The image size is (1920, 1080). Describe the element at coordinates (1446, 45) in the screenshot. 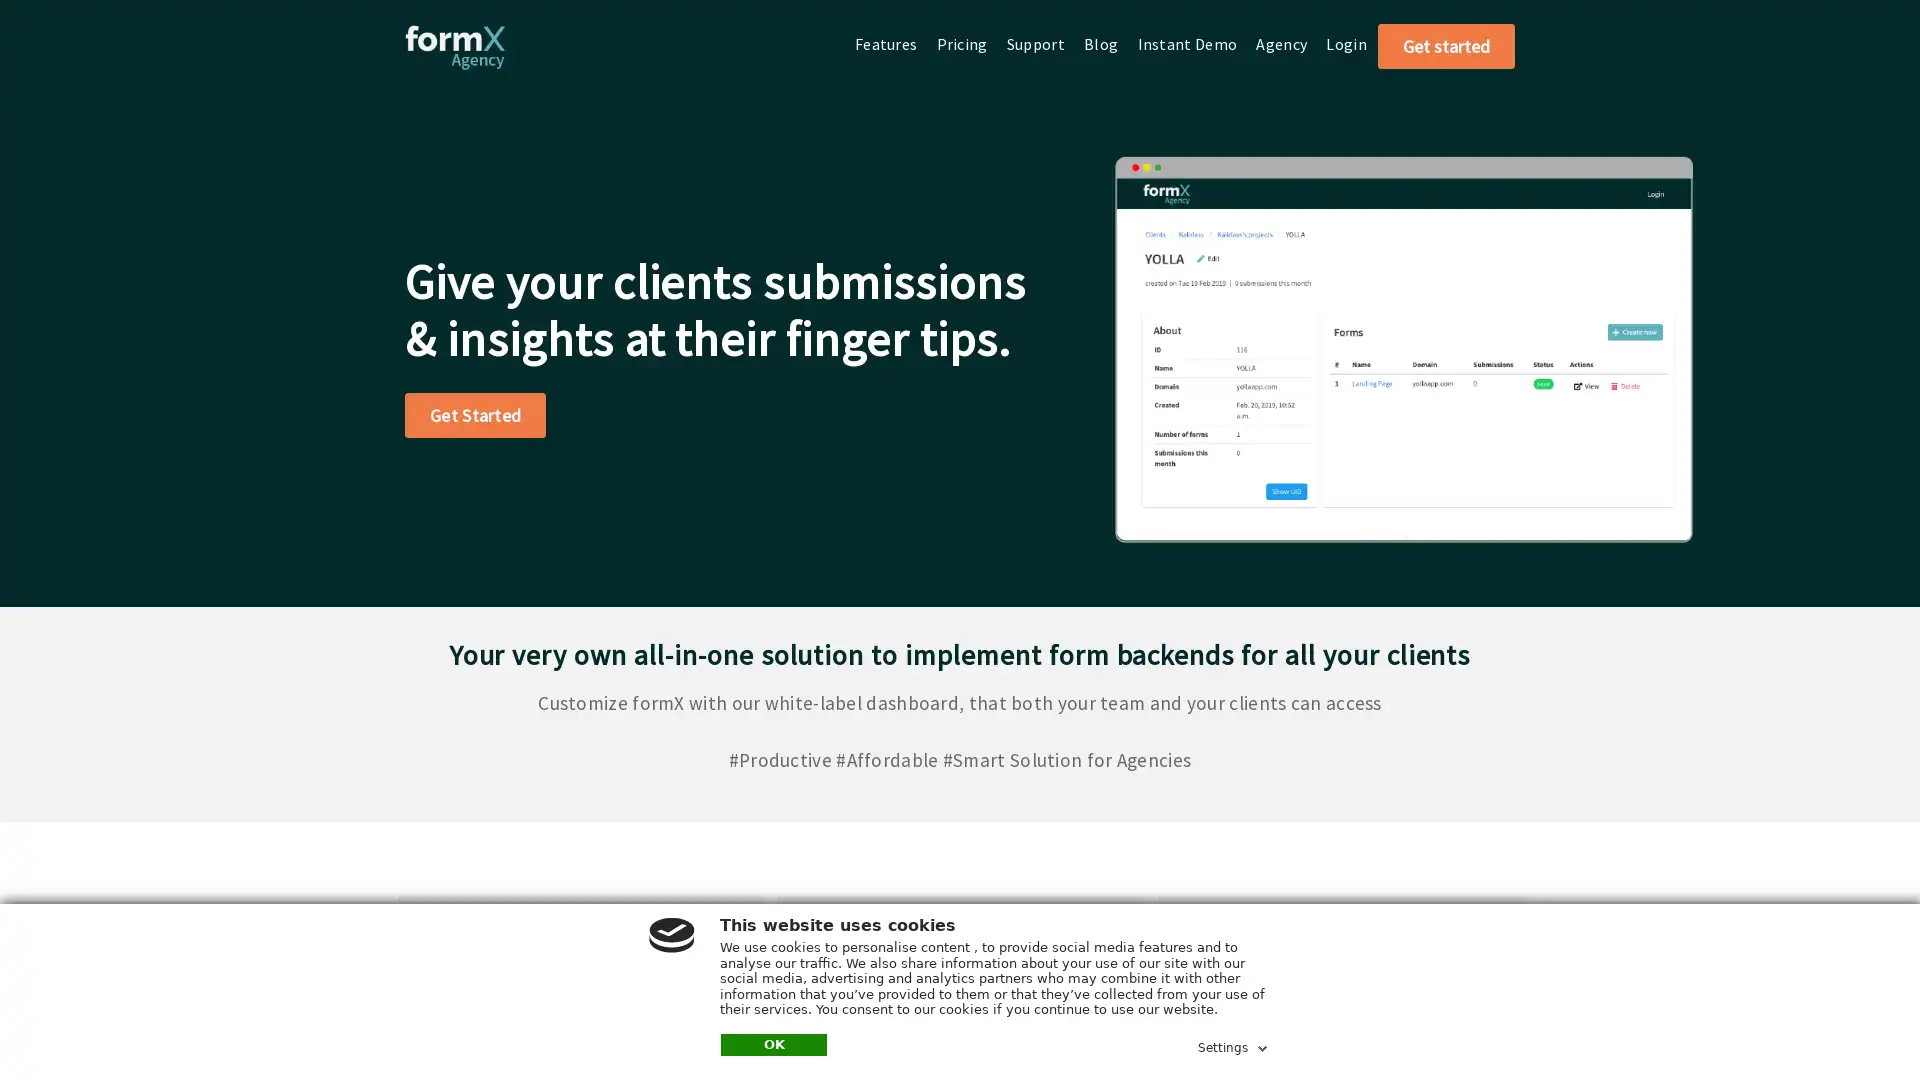

I see `Get started` at that location.